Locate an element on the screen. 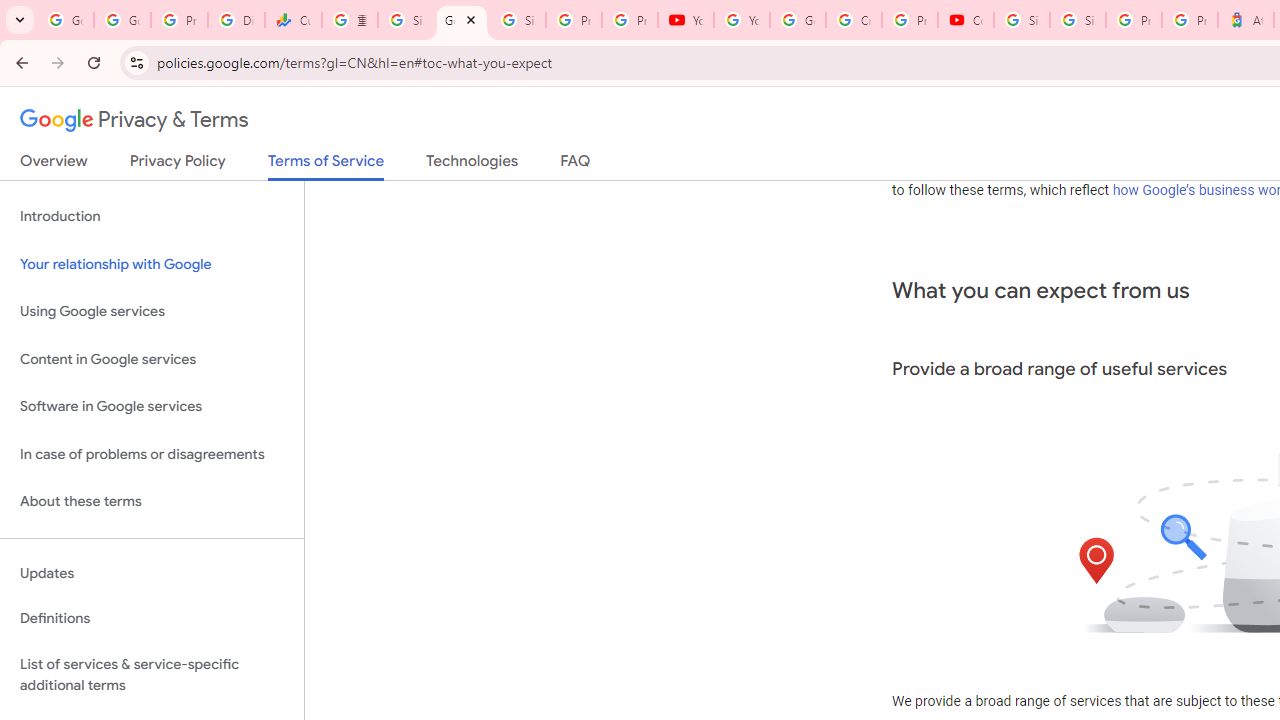 The image size is (1280, 720). 'Software in Google services' is located at coordinates (151, 406).